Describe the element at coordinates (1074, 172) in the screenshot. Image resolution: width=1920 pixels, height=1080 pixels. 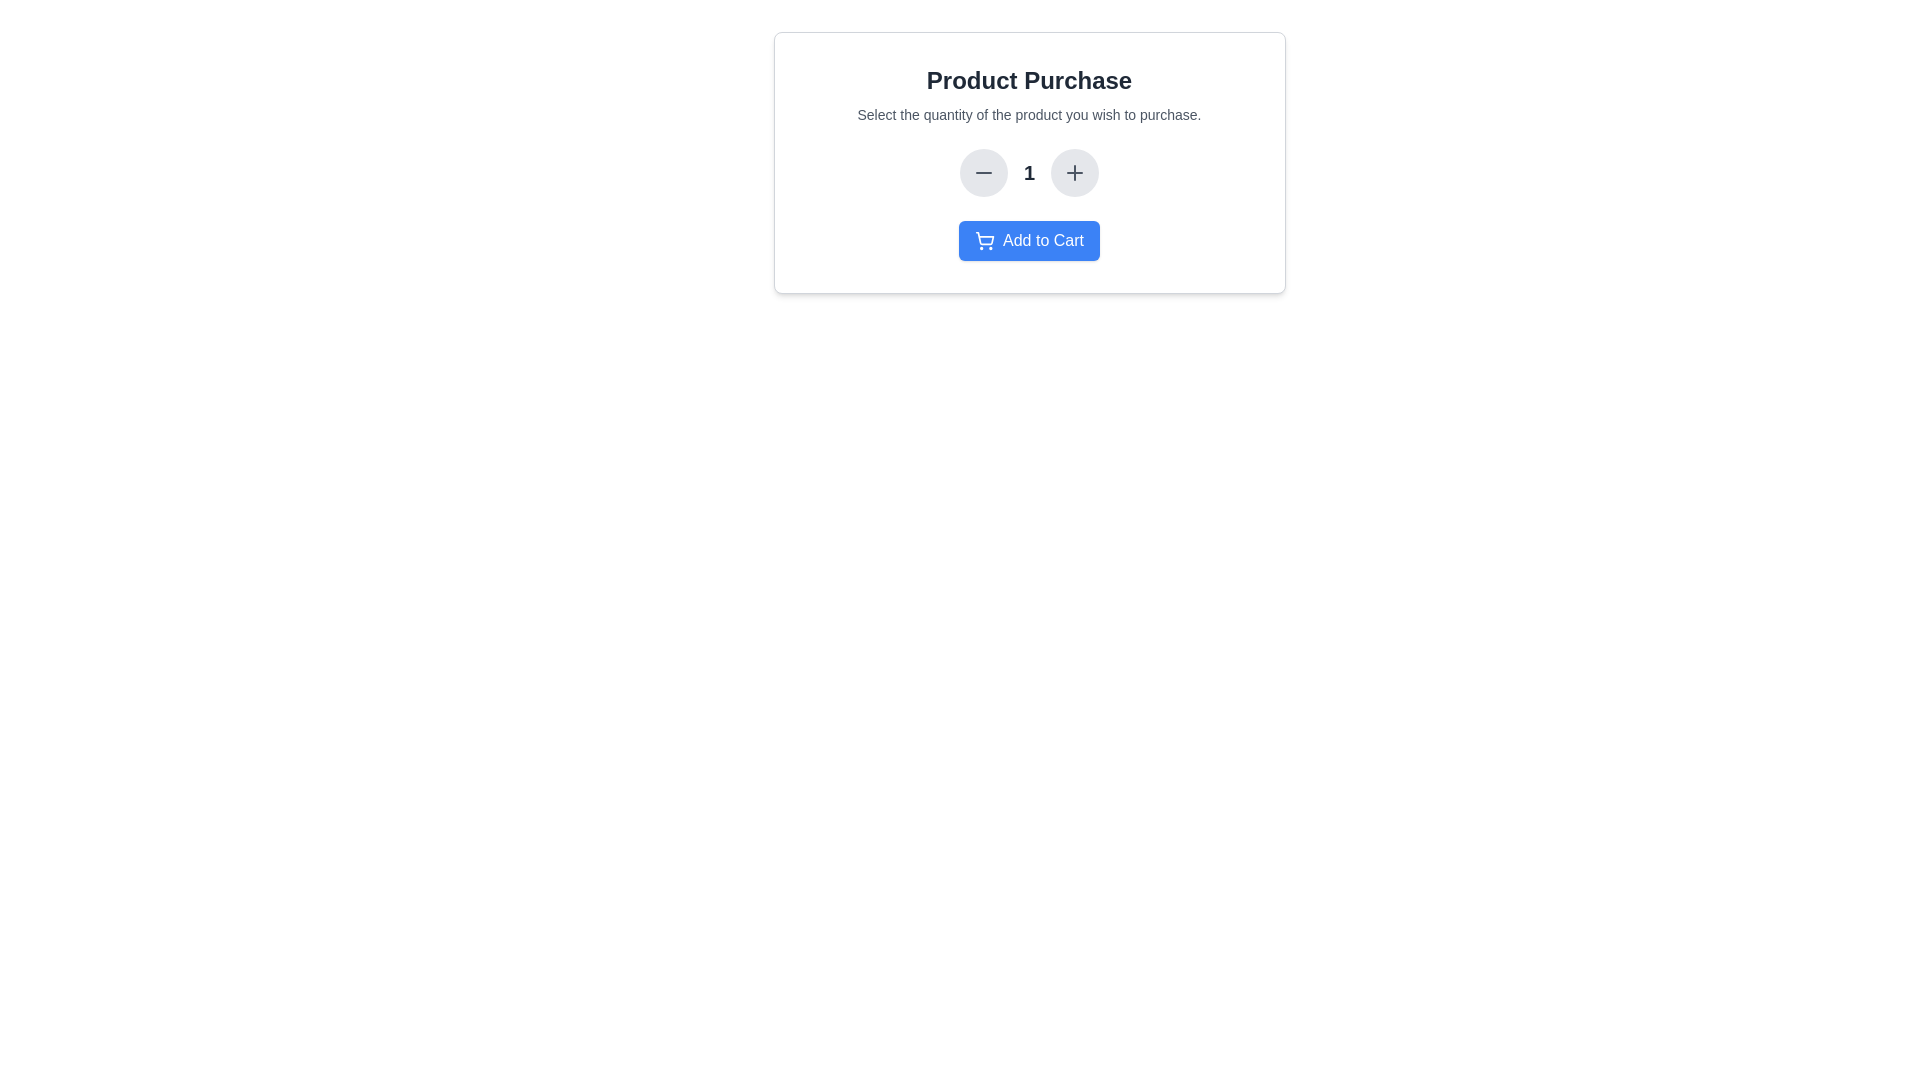
I see `the plus icon button, which is styled with a light gray background and represents the increment action in the quantity adjustment controls` at that location.